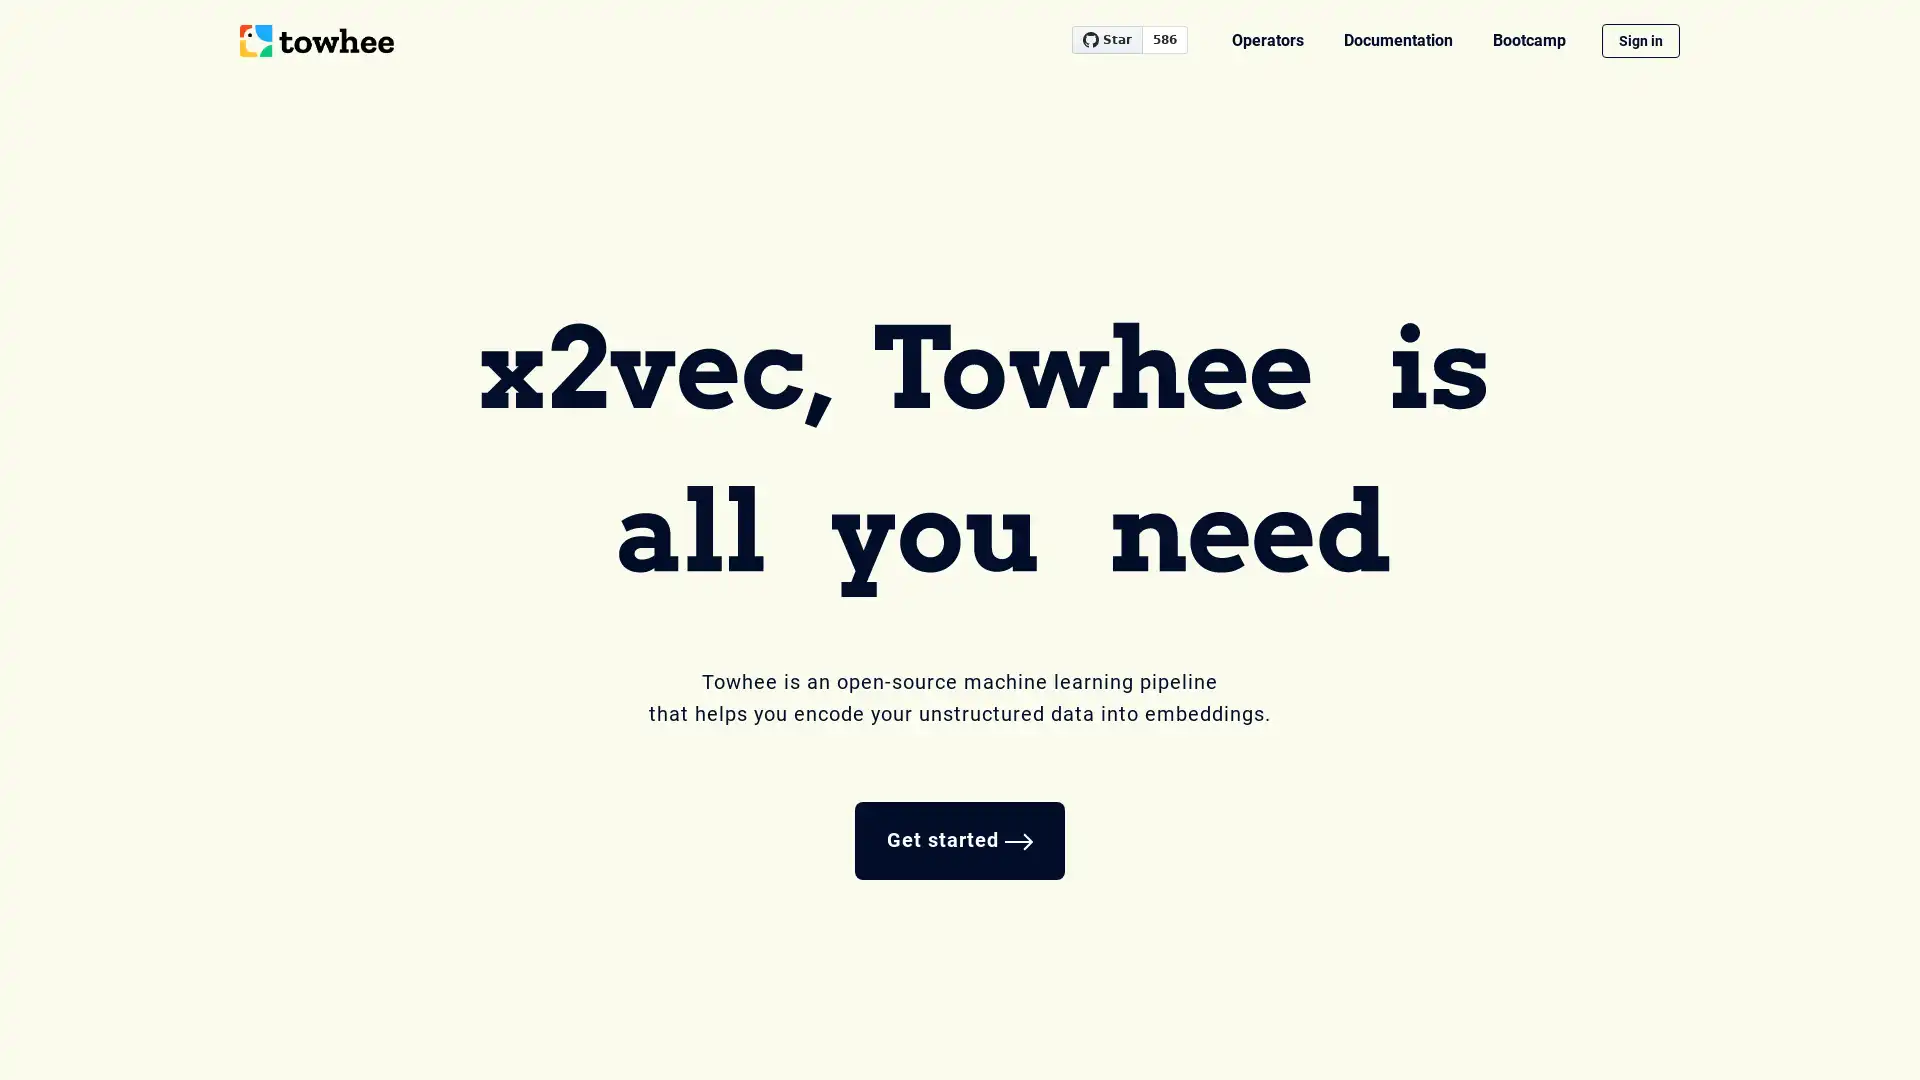  I want to click on Get started, so click(960, 840).